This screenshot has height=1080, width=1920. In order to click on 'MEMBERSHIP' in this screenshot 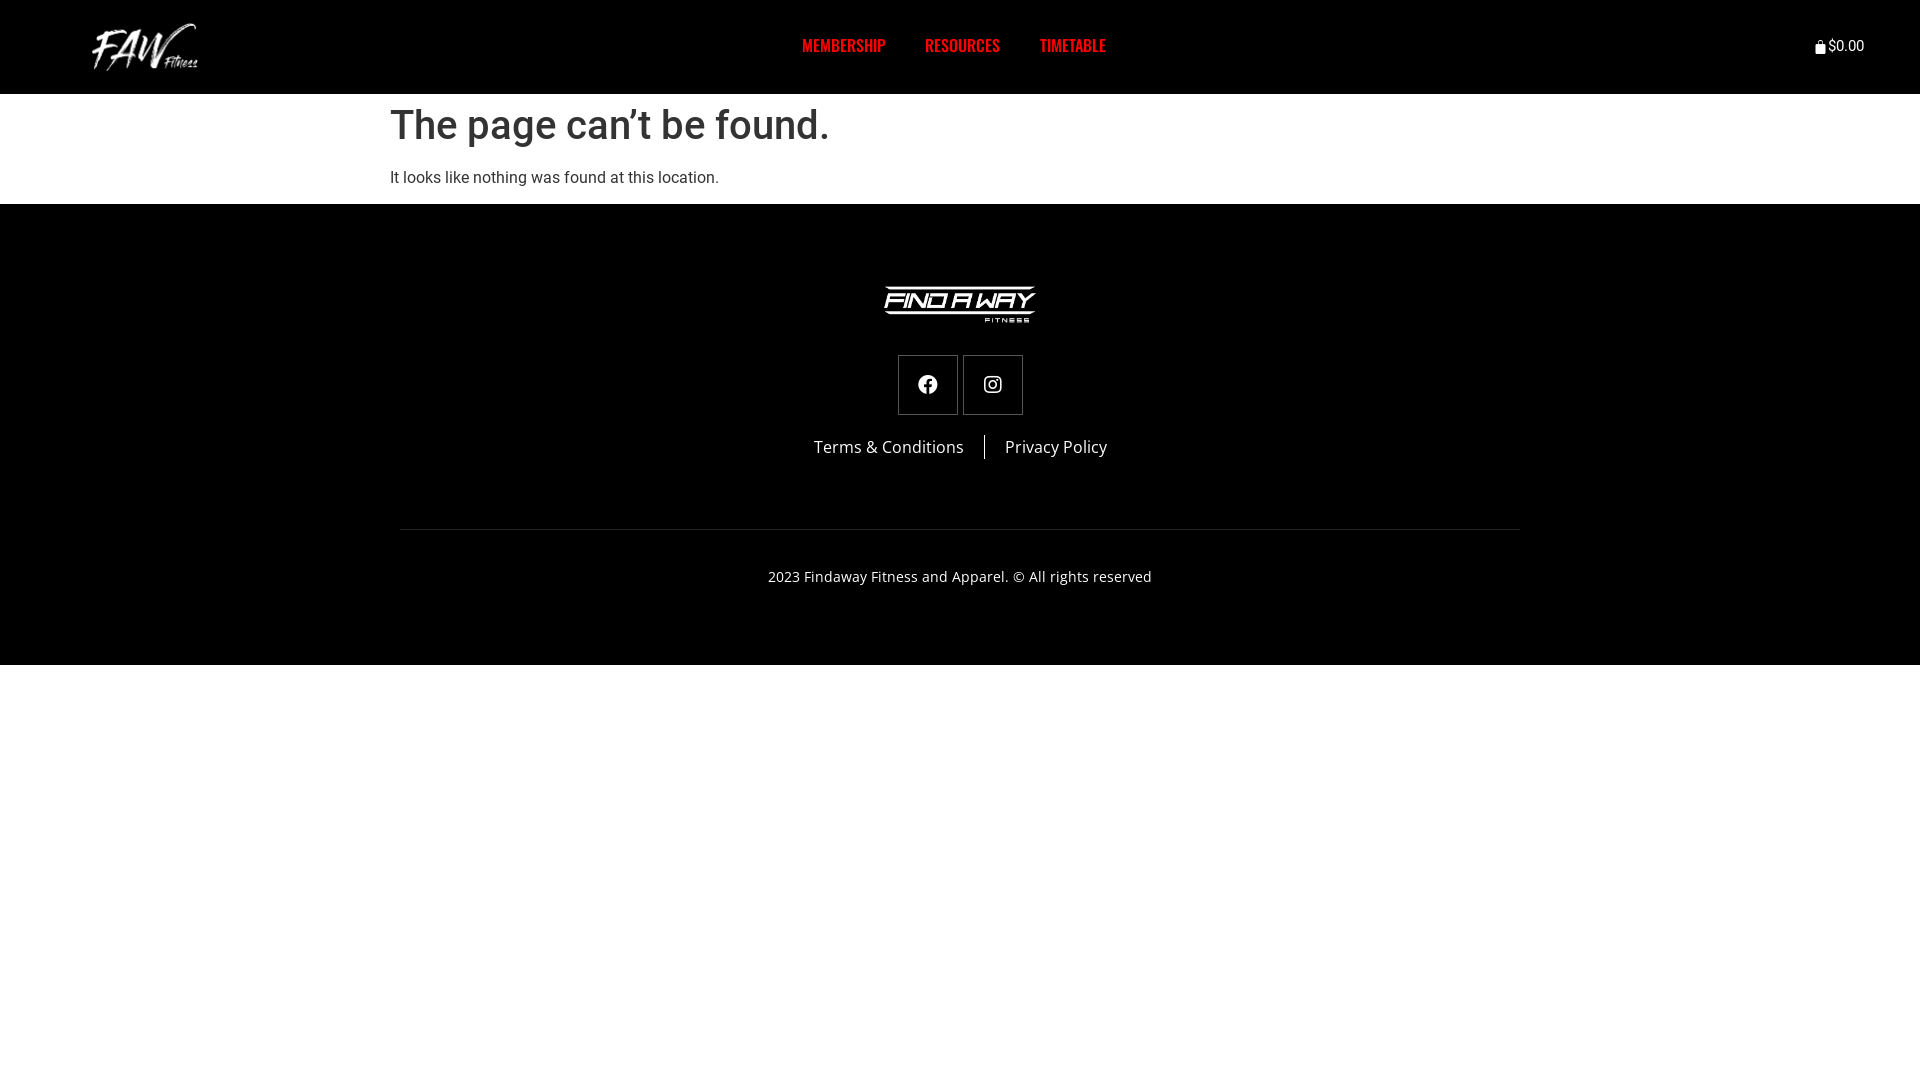, I will do `click(843, 45)`.